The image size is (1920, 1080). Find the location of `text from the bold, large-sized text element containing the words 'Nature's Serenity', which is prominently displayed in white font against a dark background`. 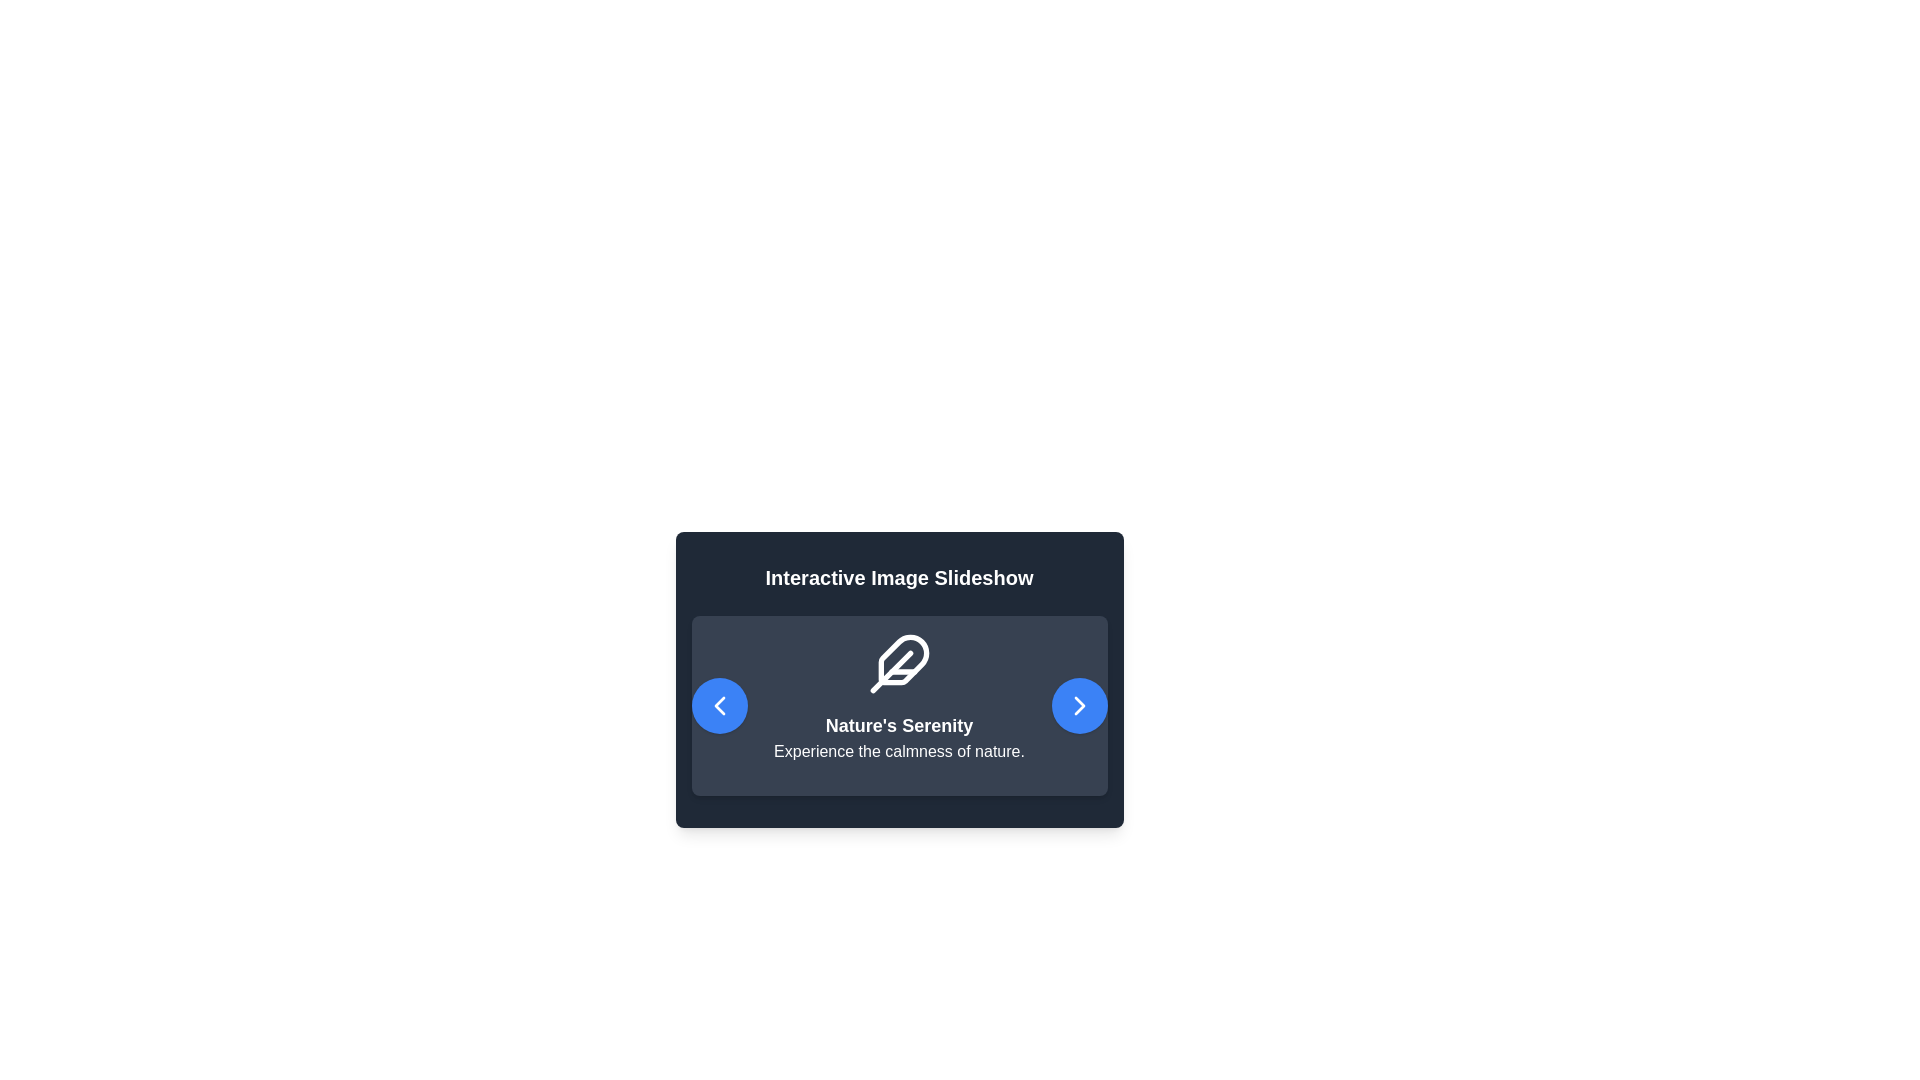

text from the bold, large-sized text element containing the words 'Nature's Serenity', which is prominently displayed in white font against a dark background is located at coordinates (898, 725).